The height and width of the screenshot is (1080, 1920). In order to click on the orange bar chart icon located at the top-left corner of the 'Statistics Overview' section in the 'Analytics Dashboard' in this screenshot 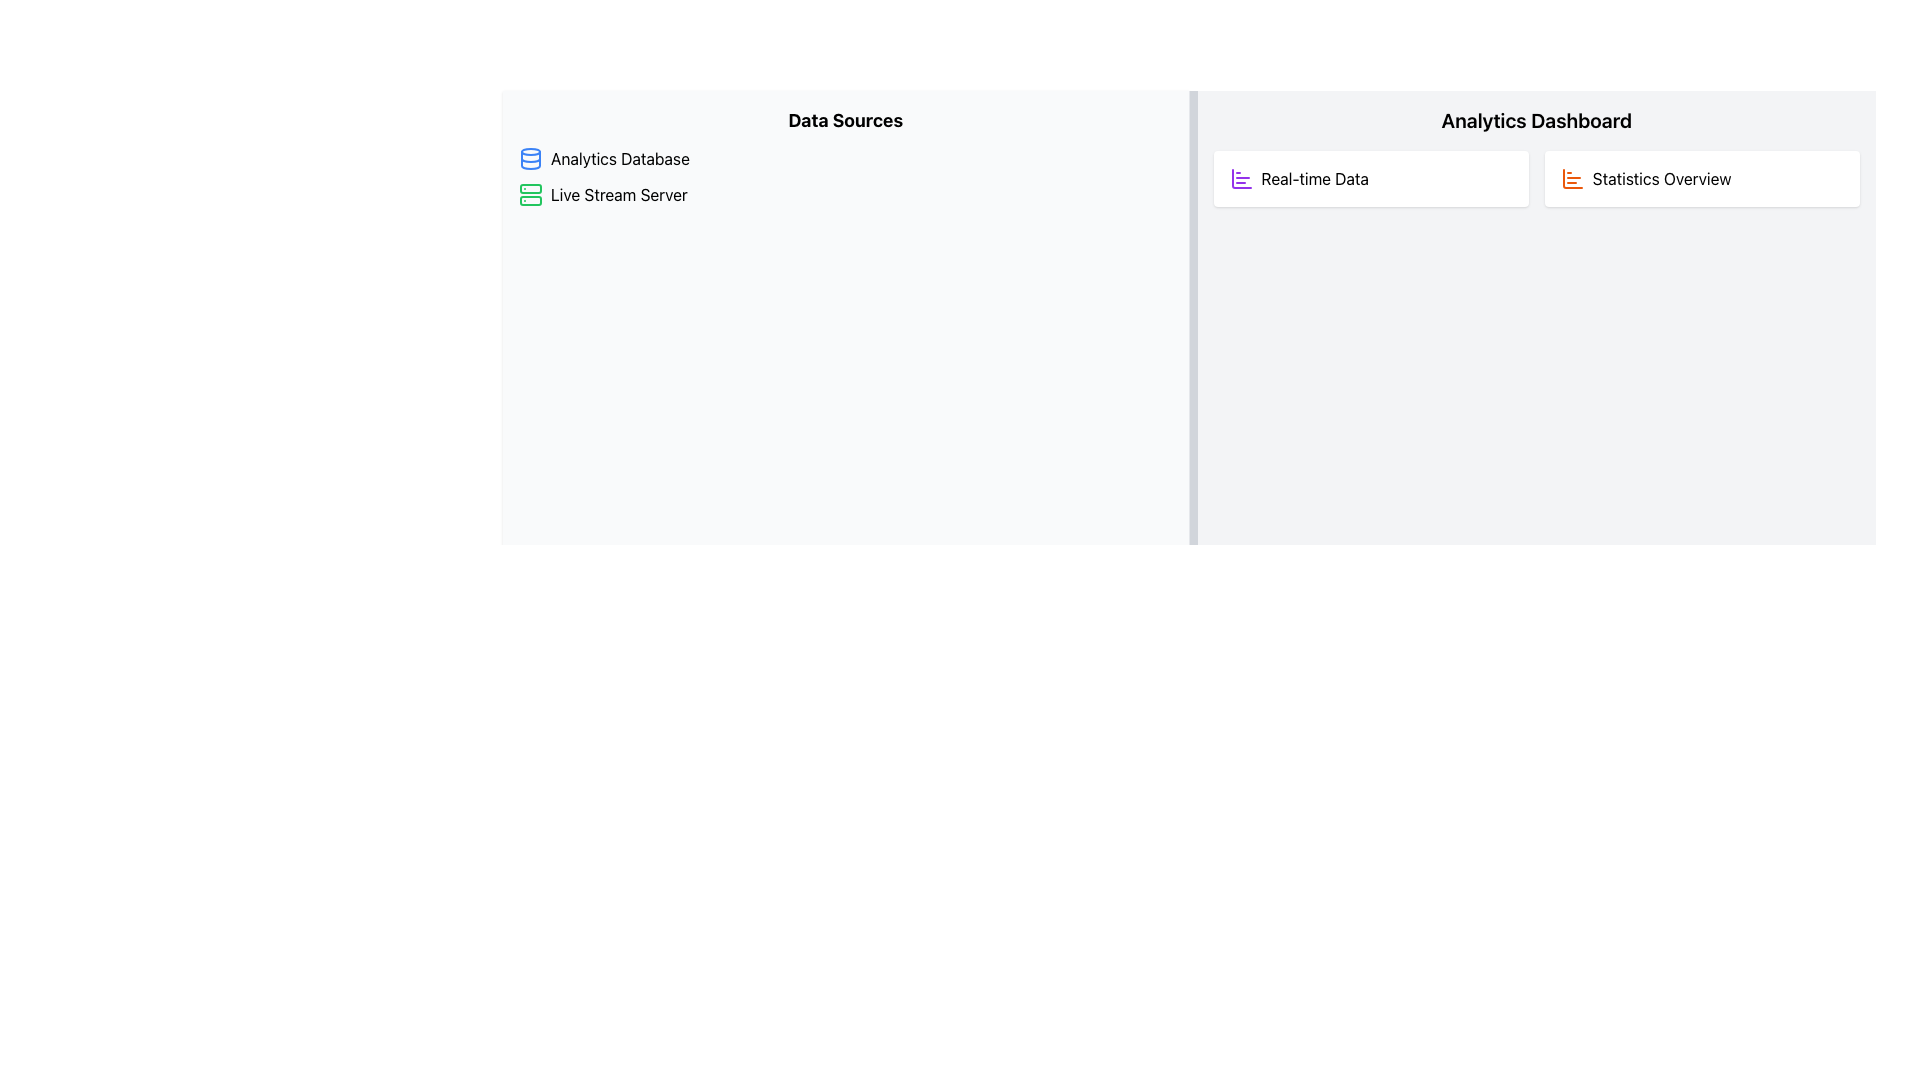, I will do `click(1571, 177)`.